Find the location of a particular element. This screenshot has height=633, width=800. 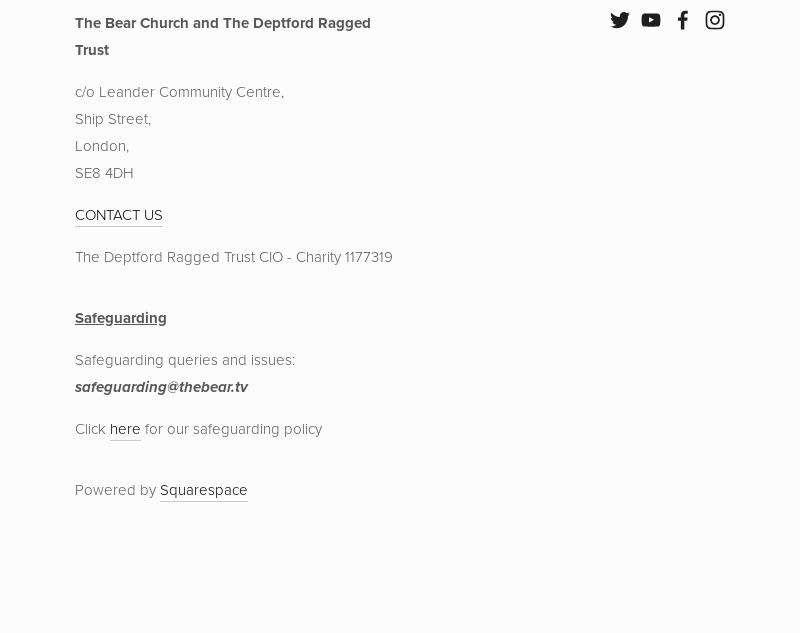

'Powered by' is located at coordinates (116, 489).